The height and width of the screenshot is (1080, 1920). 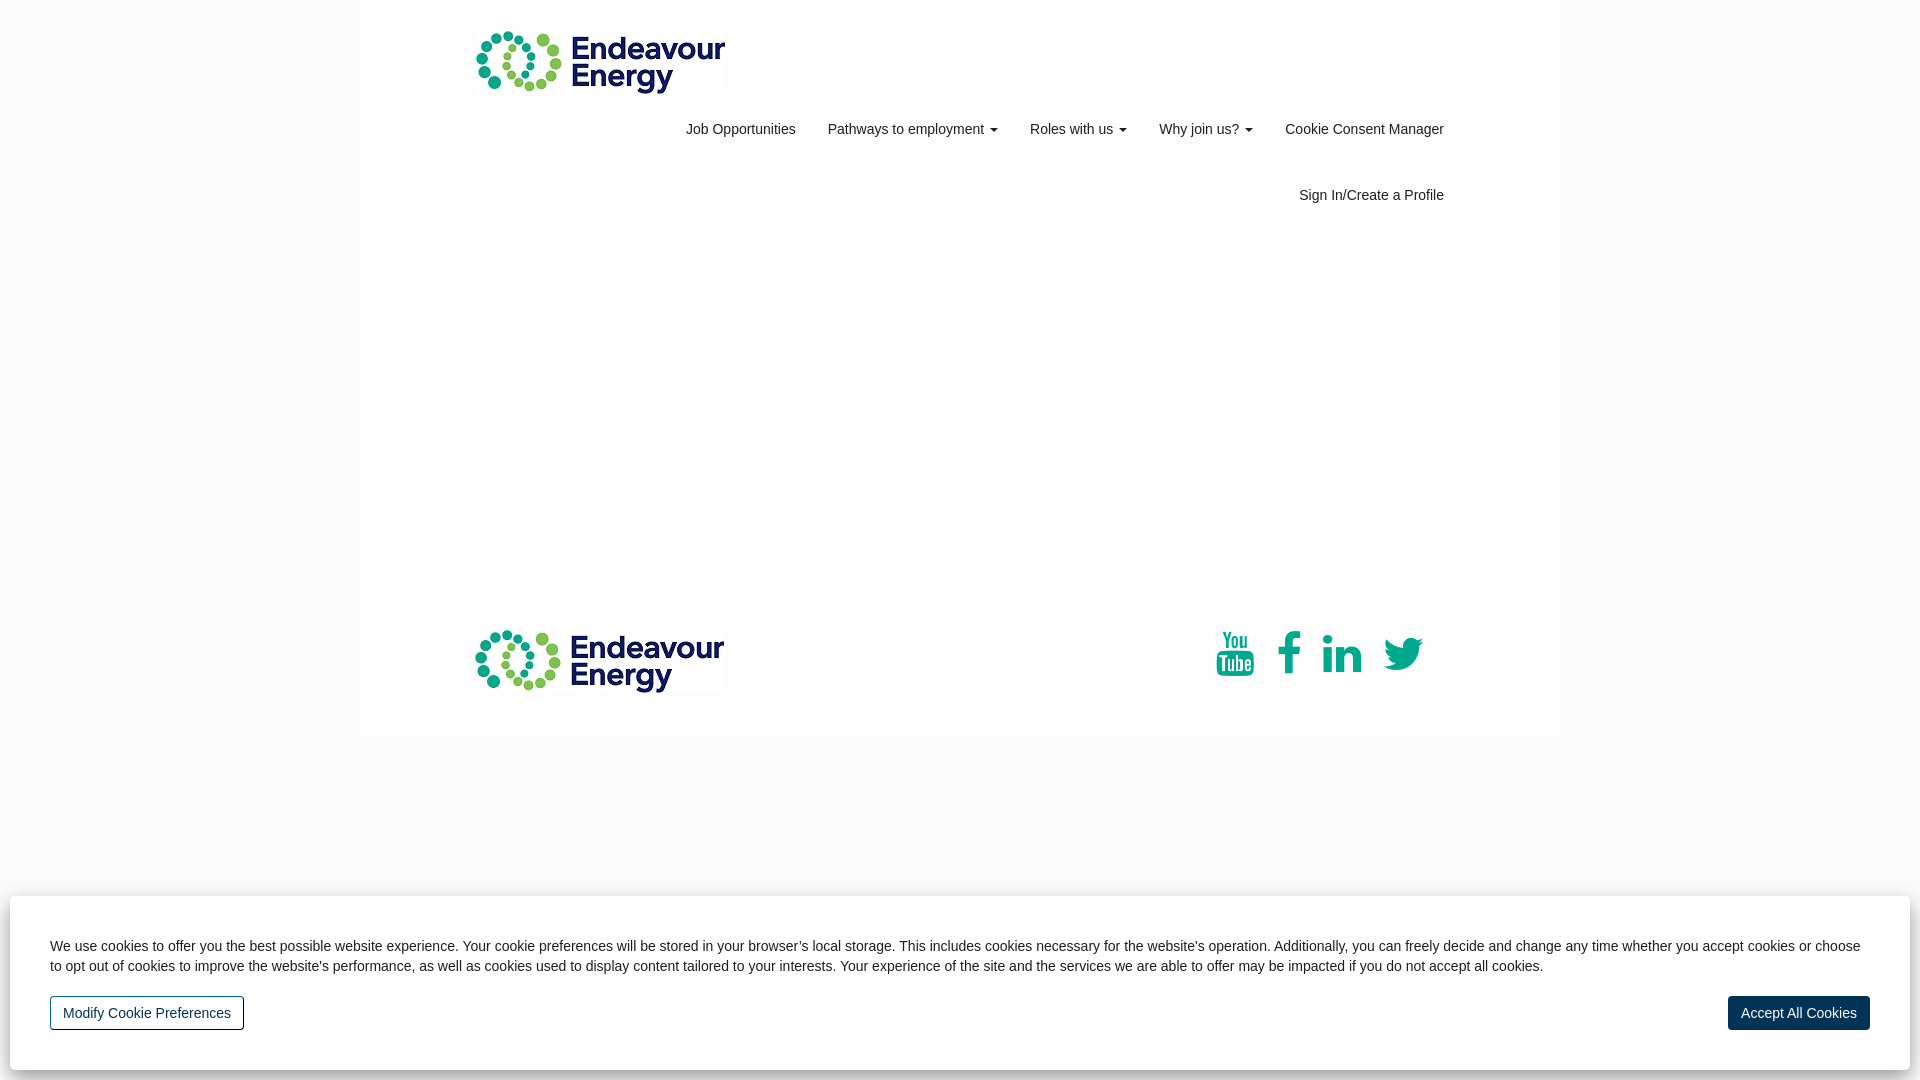 What do you see at coordinates (1213, 655) in the screenshot?
I see `'youtube'` at bounding box center [1213, 655].